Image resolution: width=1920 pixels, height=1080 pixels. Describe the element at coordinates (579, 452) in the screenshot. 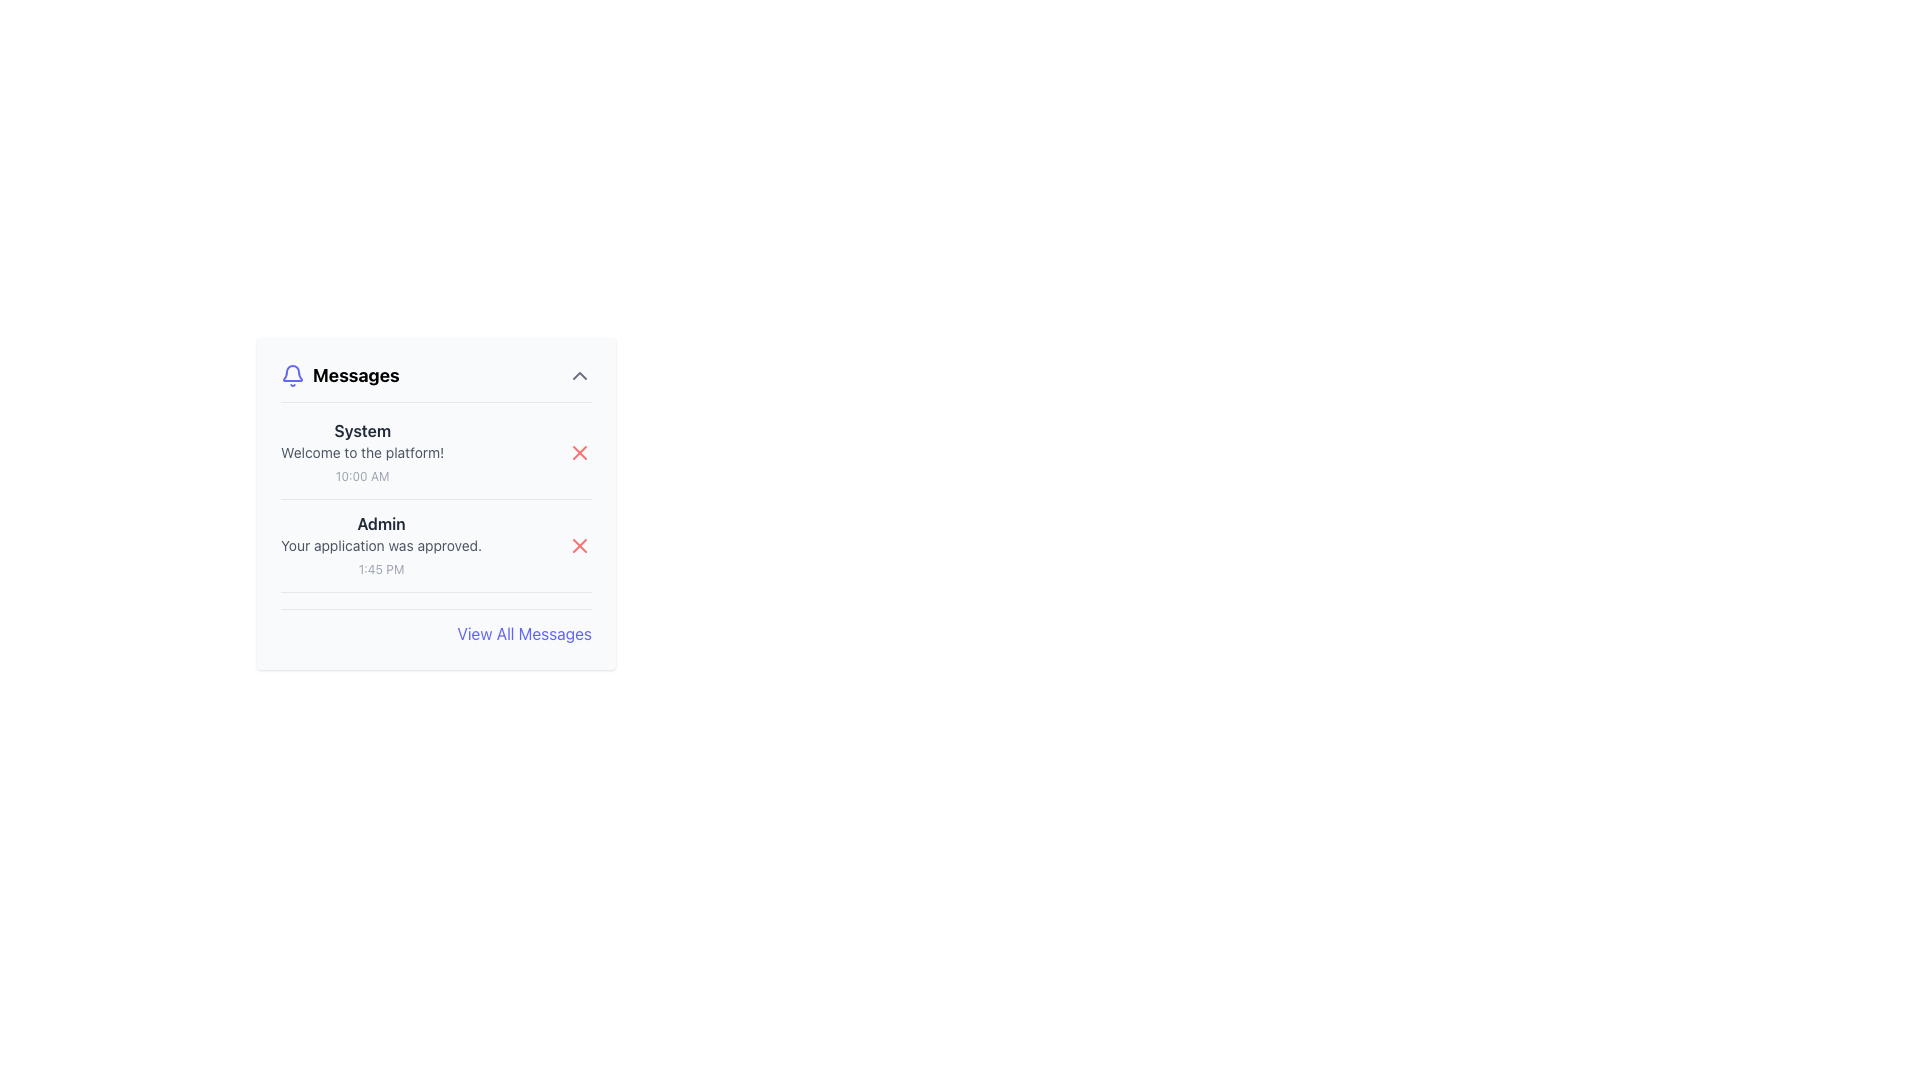

I see `the delete button located to the right of the 'System' label in the message list` at that location.